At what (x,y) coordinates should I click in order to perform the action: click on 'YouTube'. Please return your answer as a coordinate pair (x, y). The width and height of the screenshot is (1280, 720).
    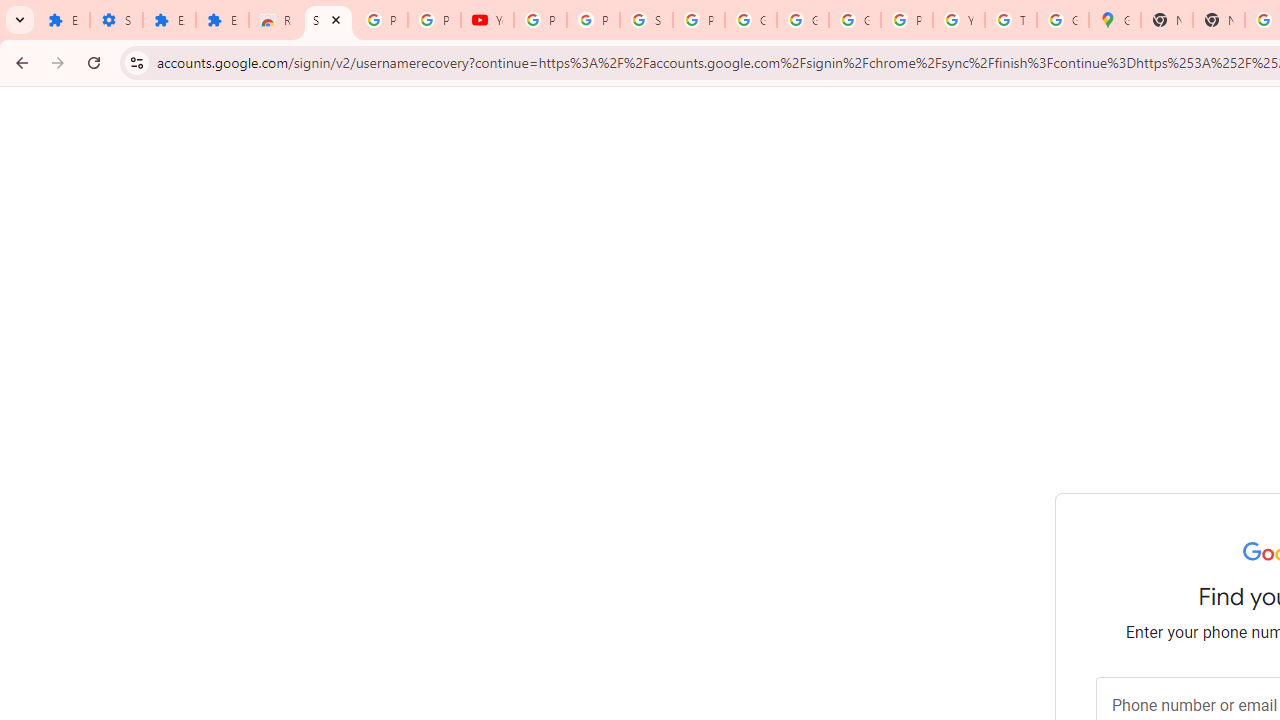
    Looking at the image, I should click on (487, 20).